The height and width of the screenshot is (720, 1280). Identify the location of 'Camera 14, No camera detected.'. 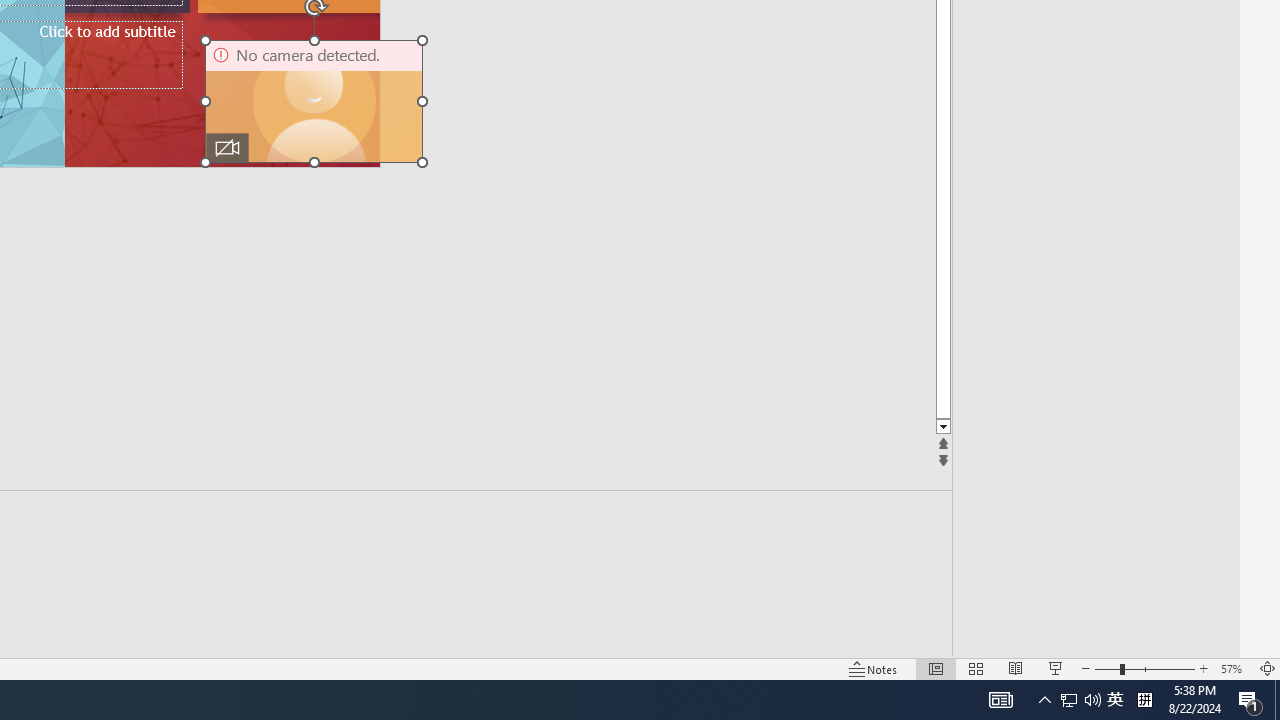
(313, 101).